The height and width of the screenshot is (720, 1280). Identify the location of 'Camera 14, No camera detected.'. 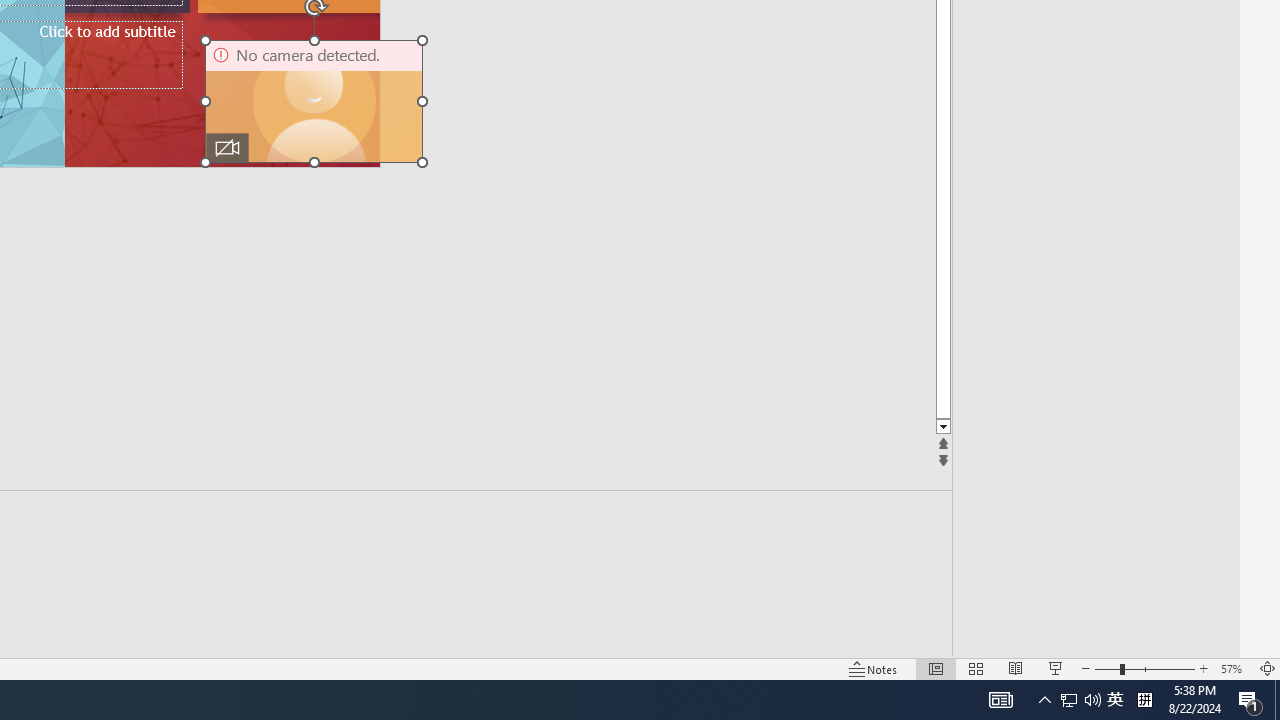
(313, 101).